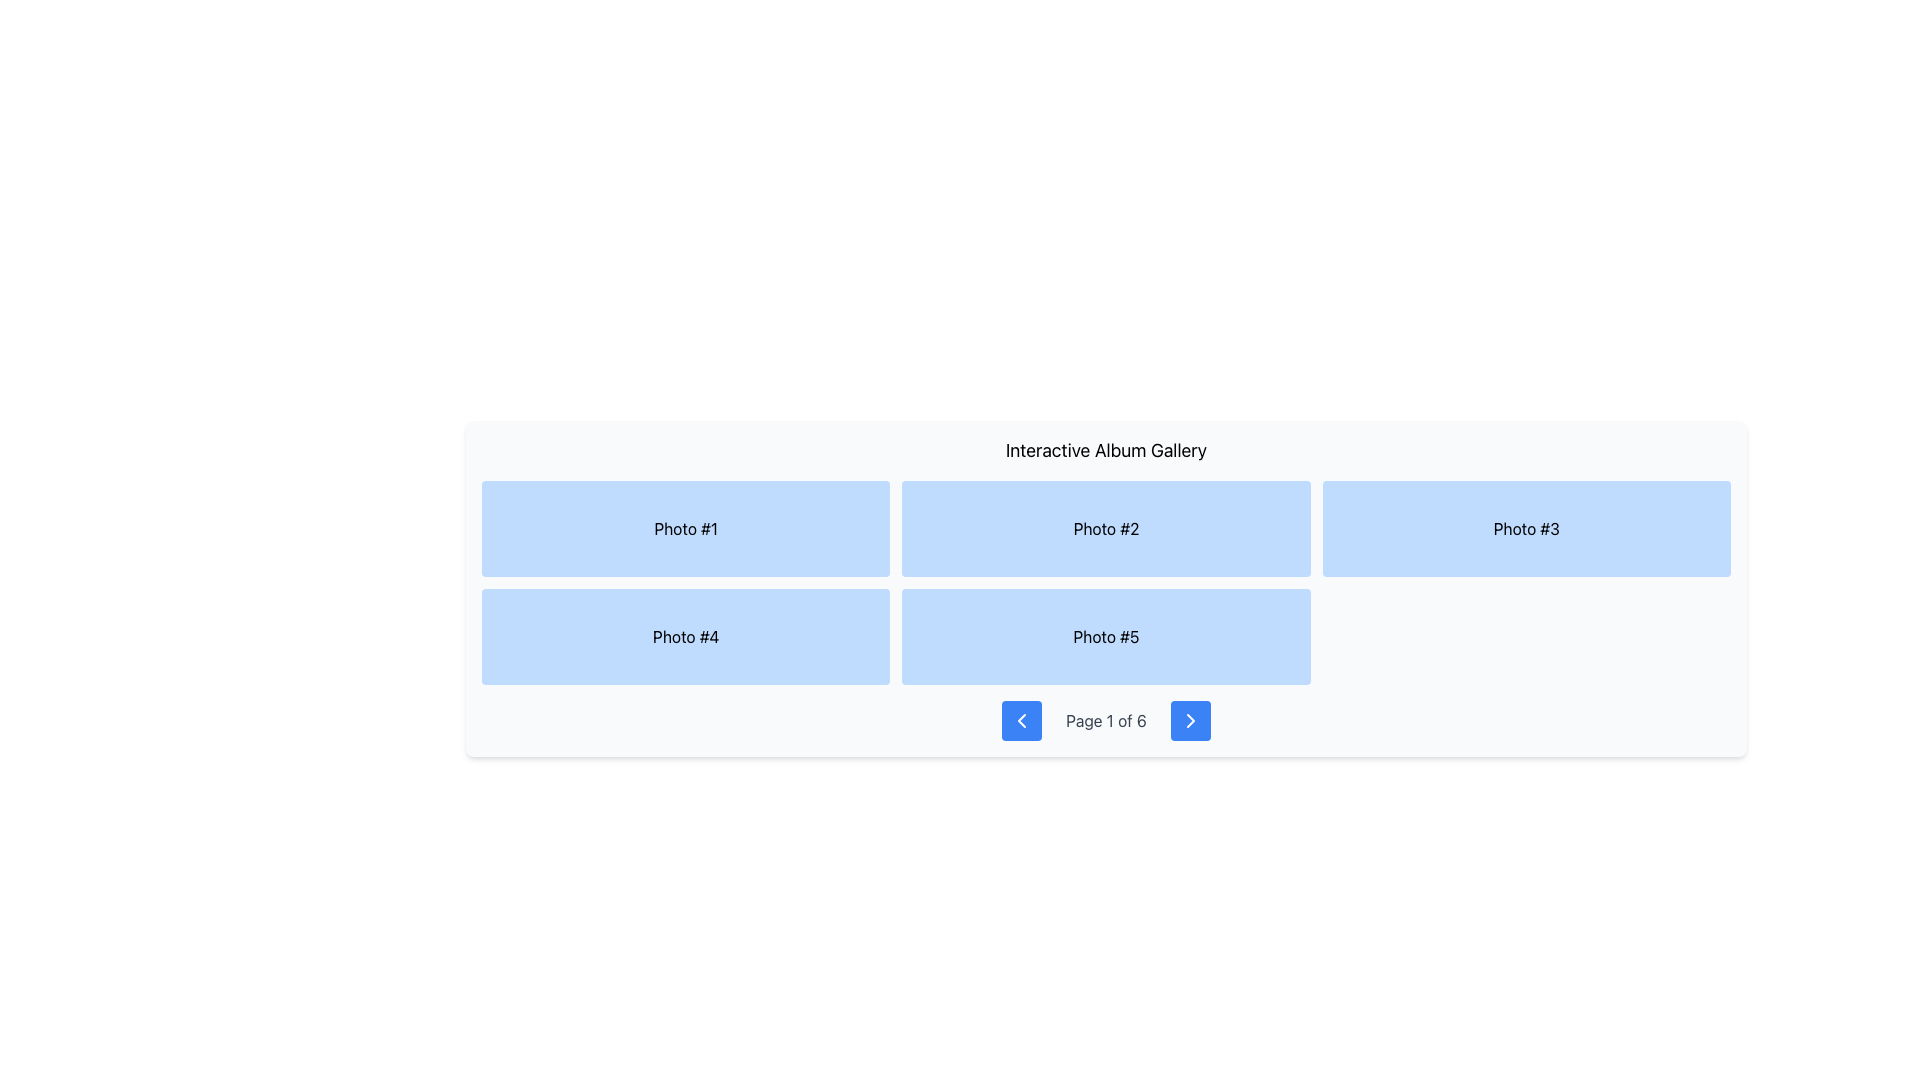  Describe the element at coordinates (686, 636) in the screenshot. I see `the blue rectangular static display box labeled 'Photo #4' that contains bold, black text and is positioned in the second row, first column of the grid layout` at that location.